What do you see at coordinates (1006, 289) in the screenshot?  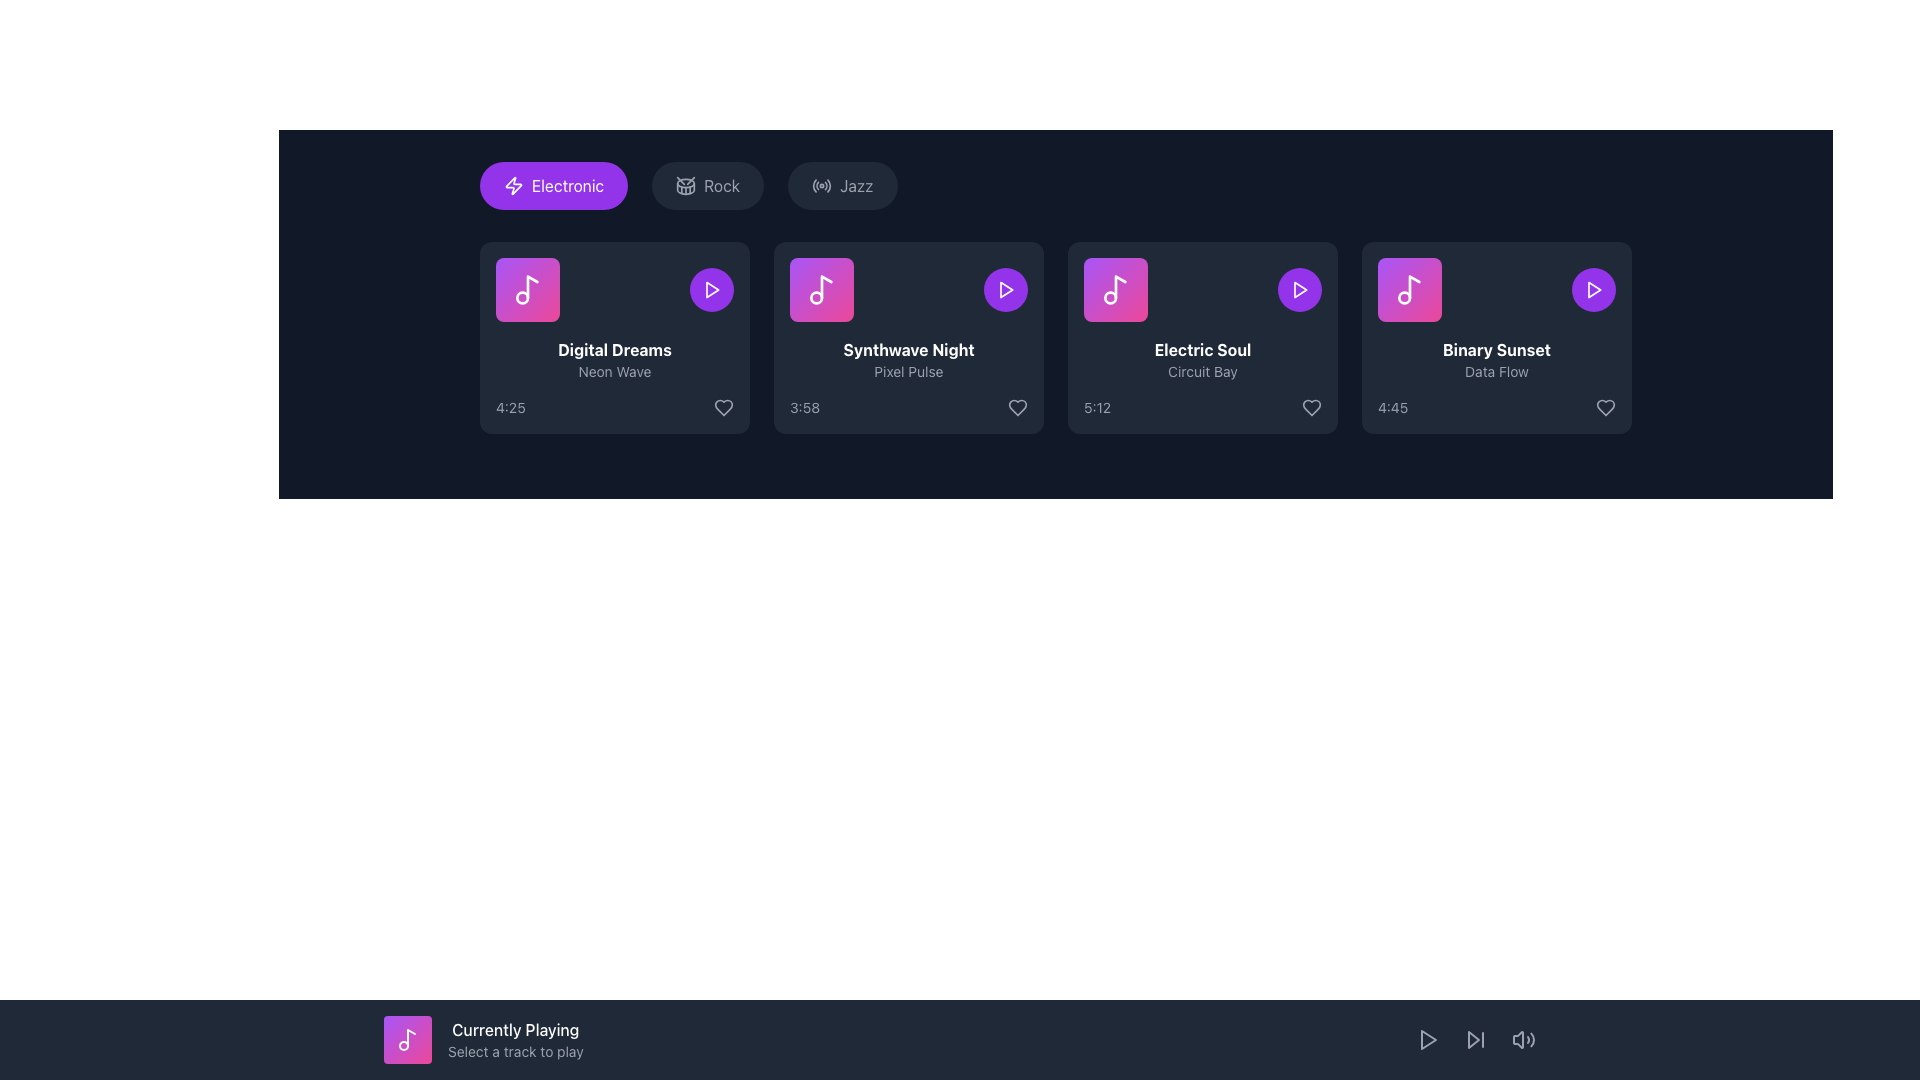 I see `the Play button icon on the 'Synthwave Night' music card, which is a triangular shape in purple color, for interaction feedback` at bounding box center [1006, 289].